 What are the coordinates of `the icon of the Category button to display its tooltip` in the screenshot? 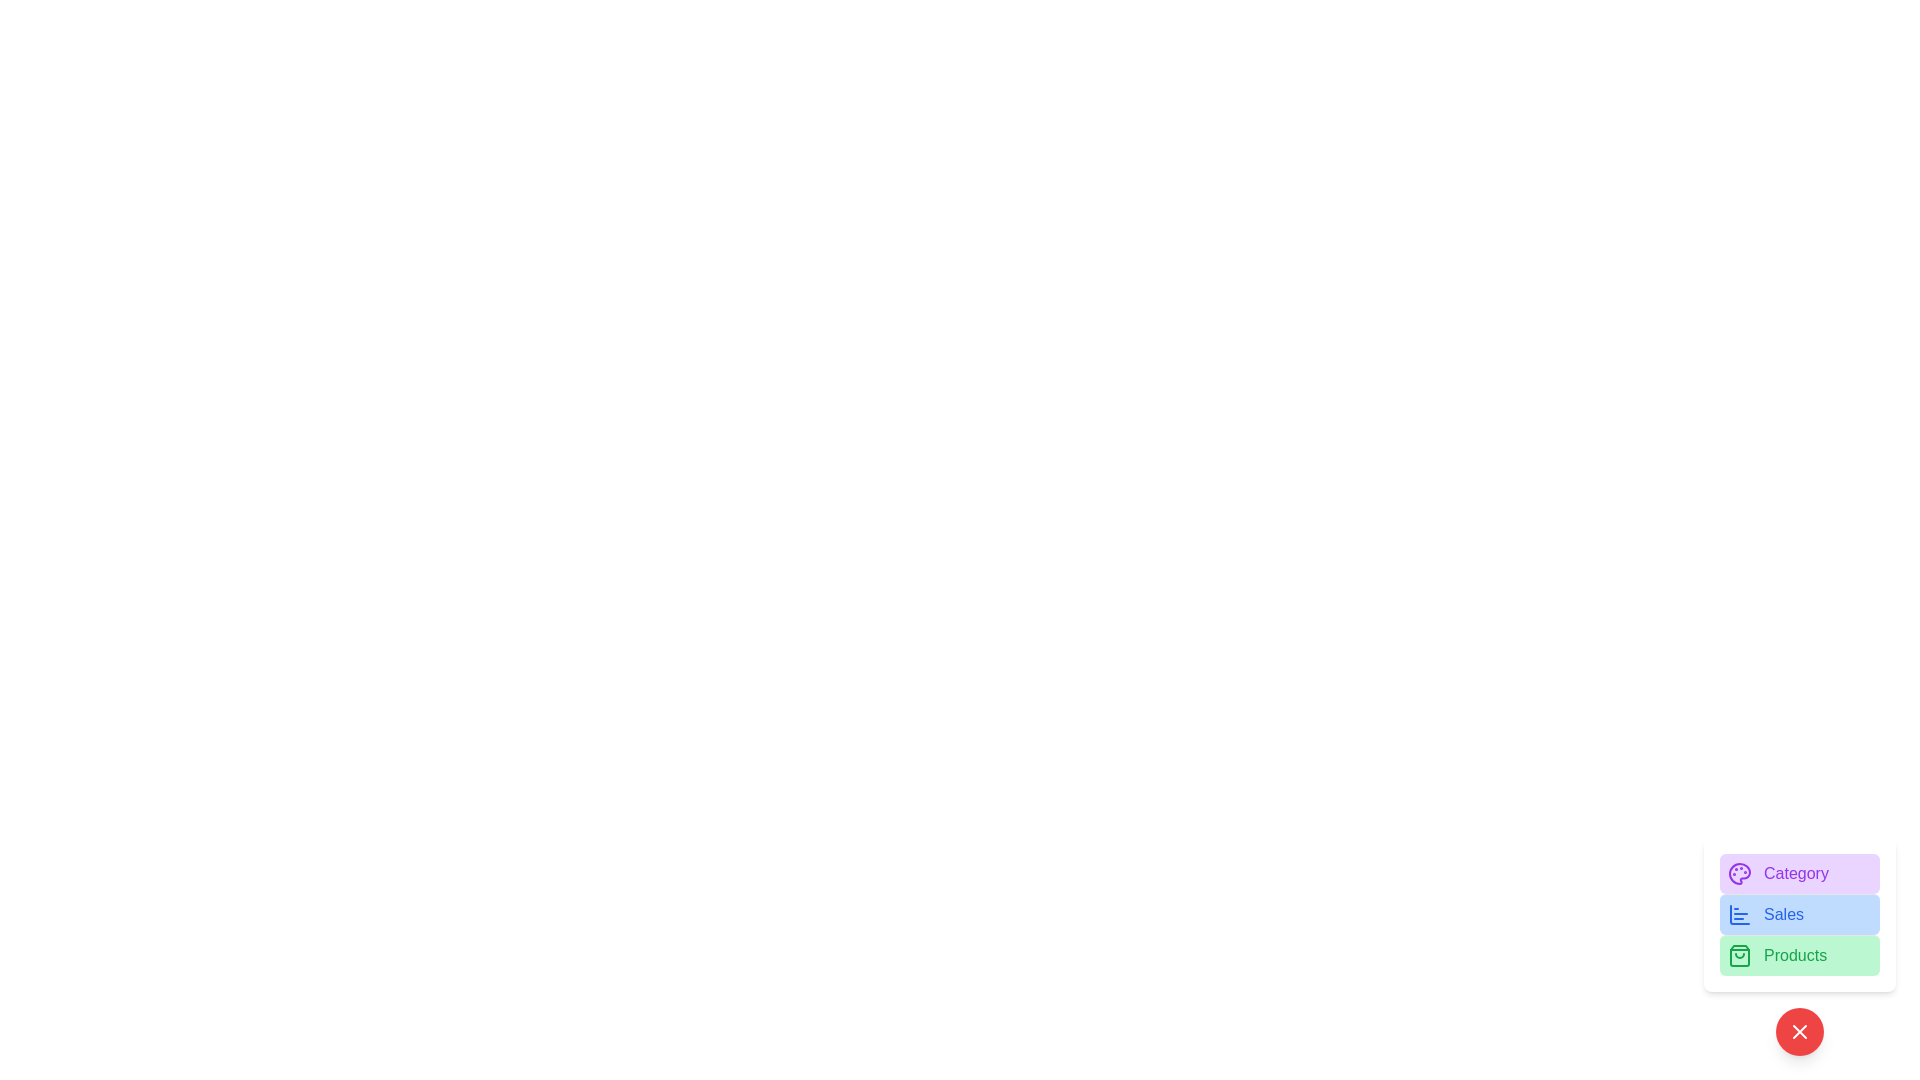 It's located at (1738, 873).